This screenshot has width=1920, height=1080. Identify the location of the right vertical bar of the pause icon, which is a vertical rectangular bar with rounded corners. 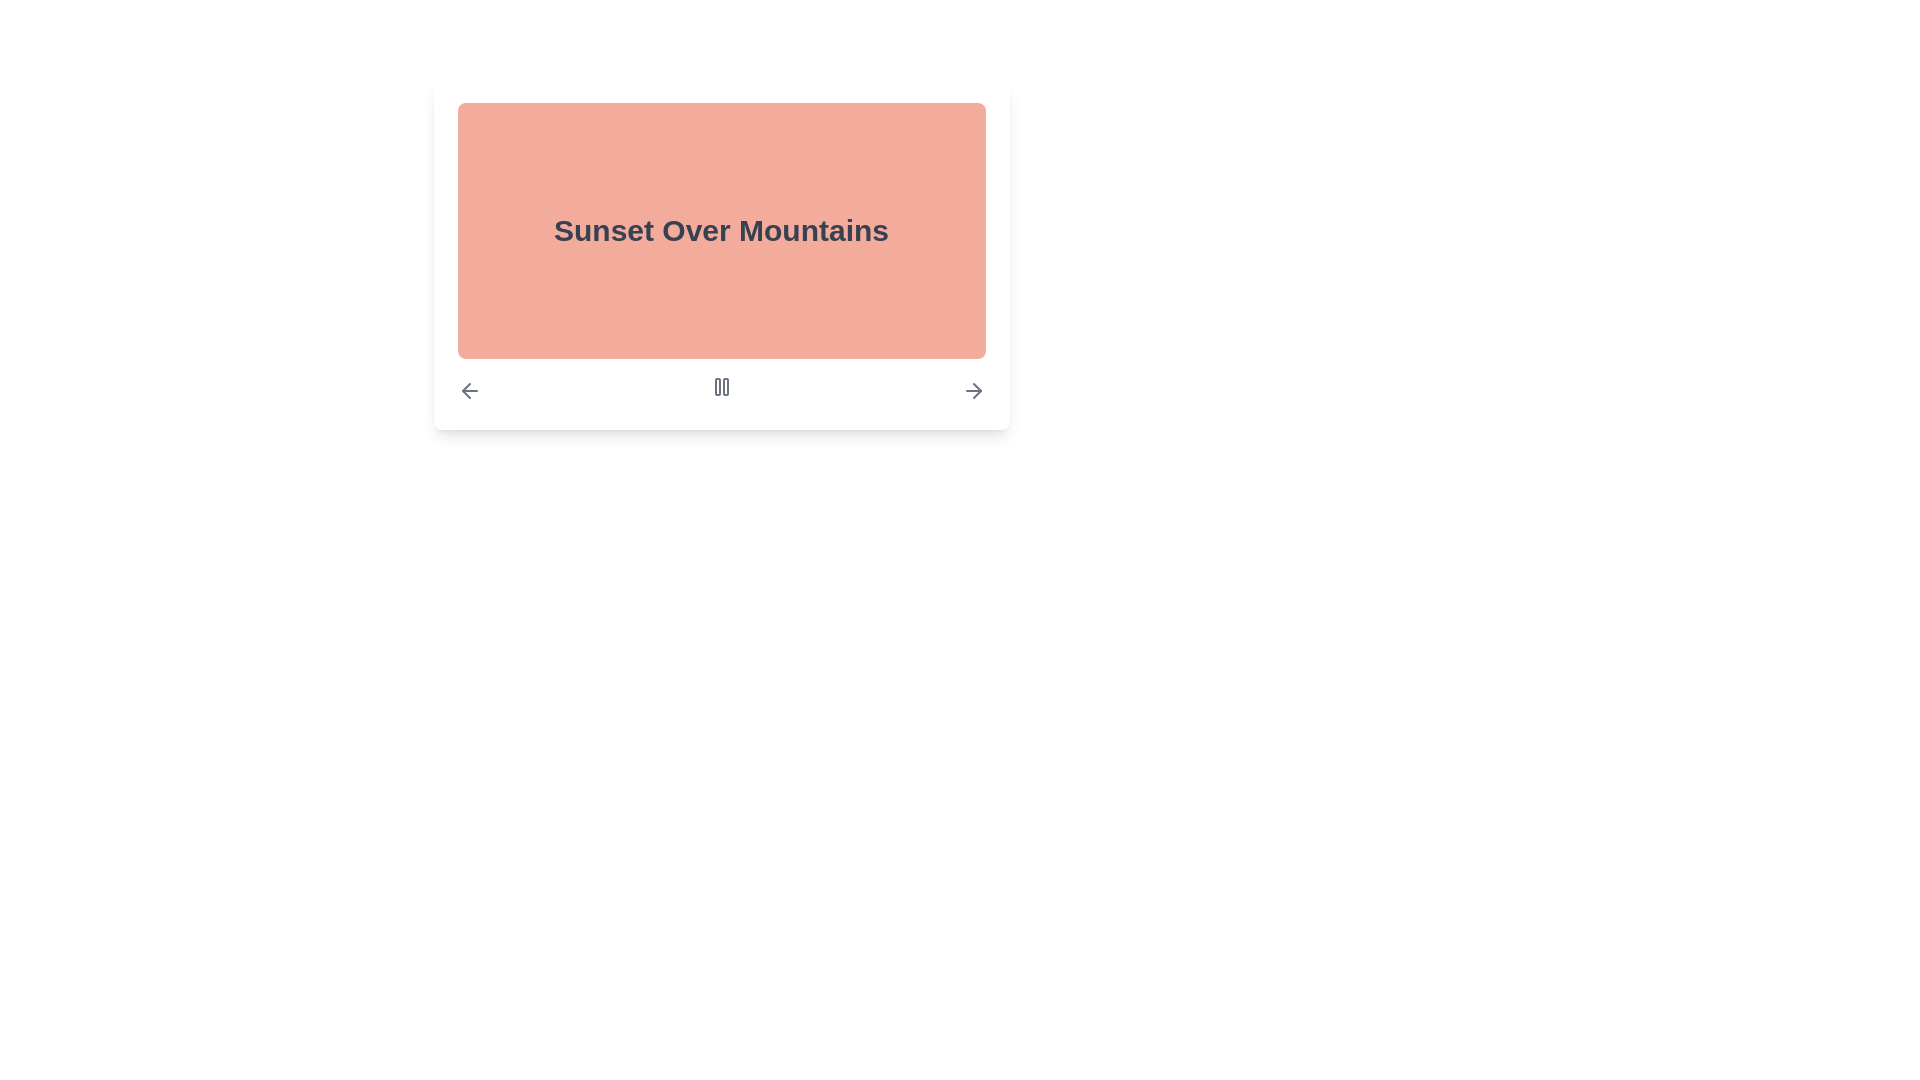
(724, 386).